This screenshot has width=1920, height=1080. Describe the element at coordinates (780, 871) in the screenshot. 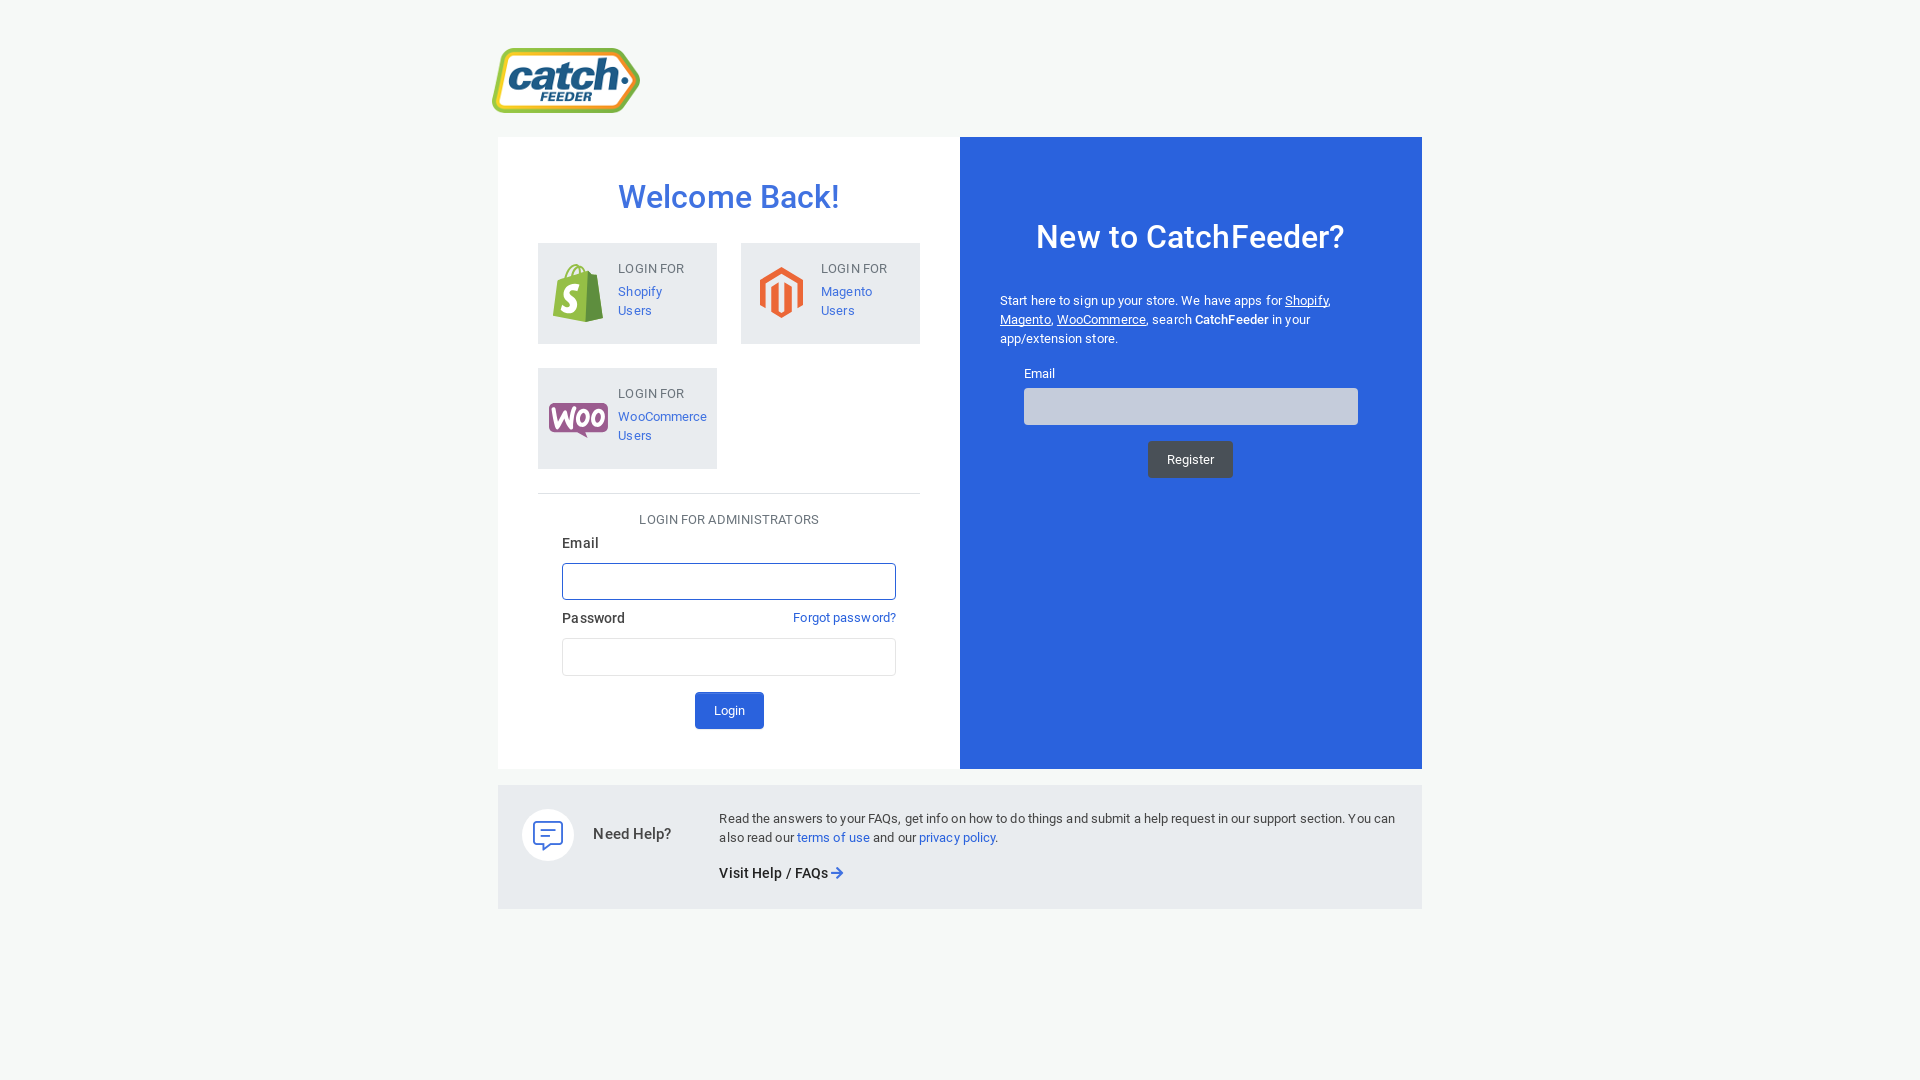

I see `'Visit Help / FAQs'` at that location.